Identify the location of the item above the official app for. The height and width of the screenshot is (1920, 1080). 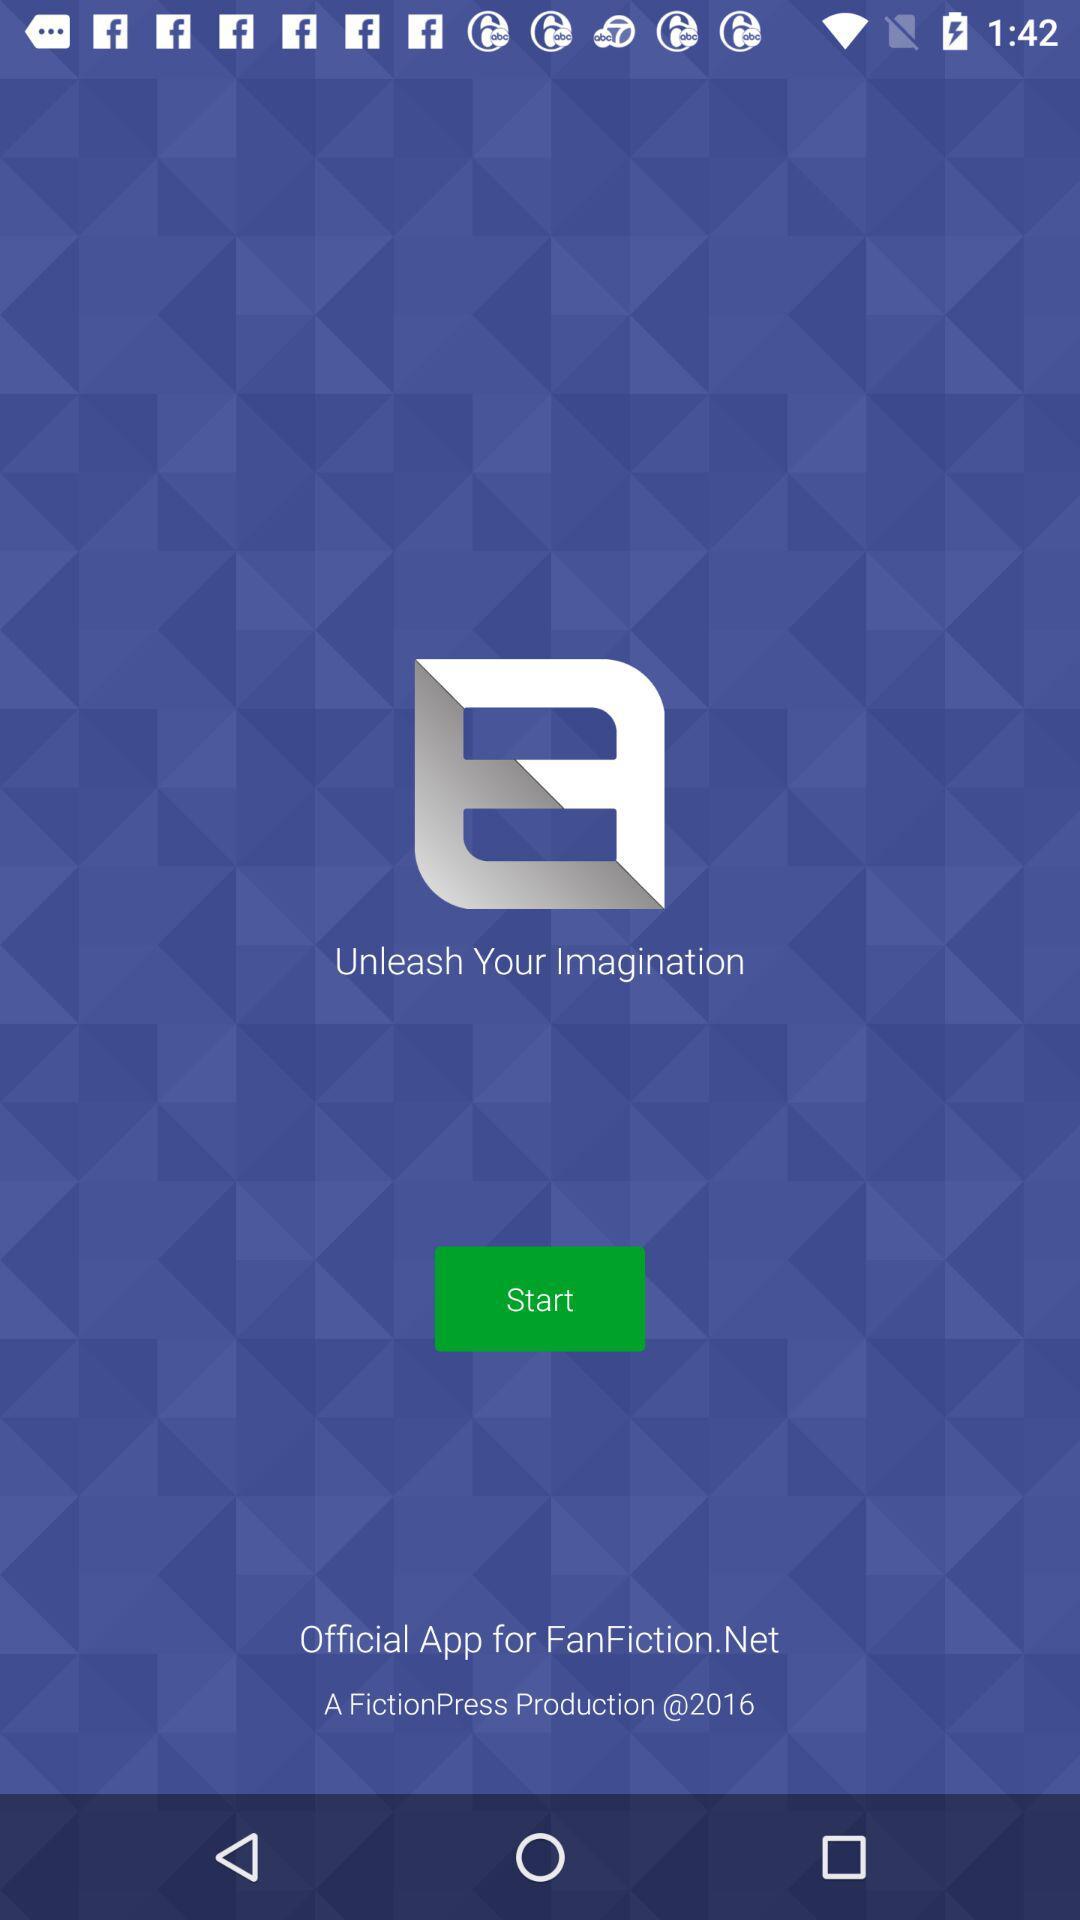
(540, 1299).